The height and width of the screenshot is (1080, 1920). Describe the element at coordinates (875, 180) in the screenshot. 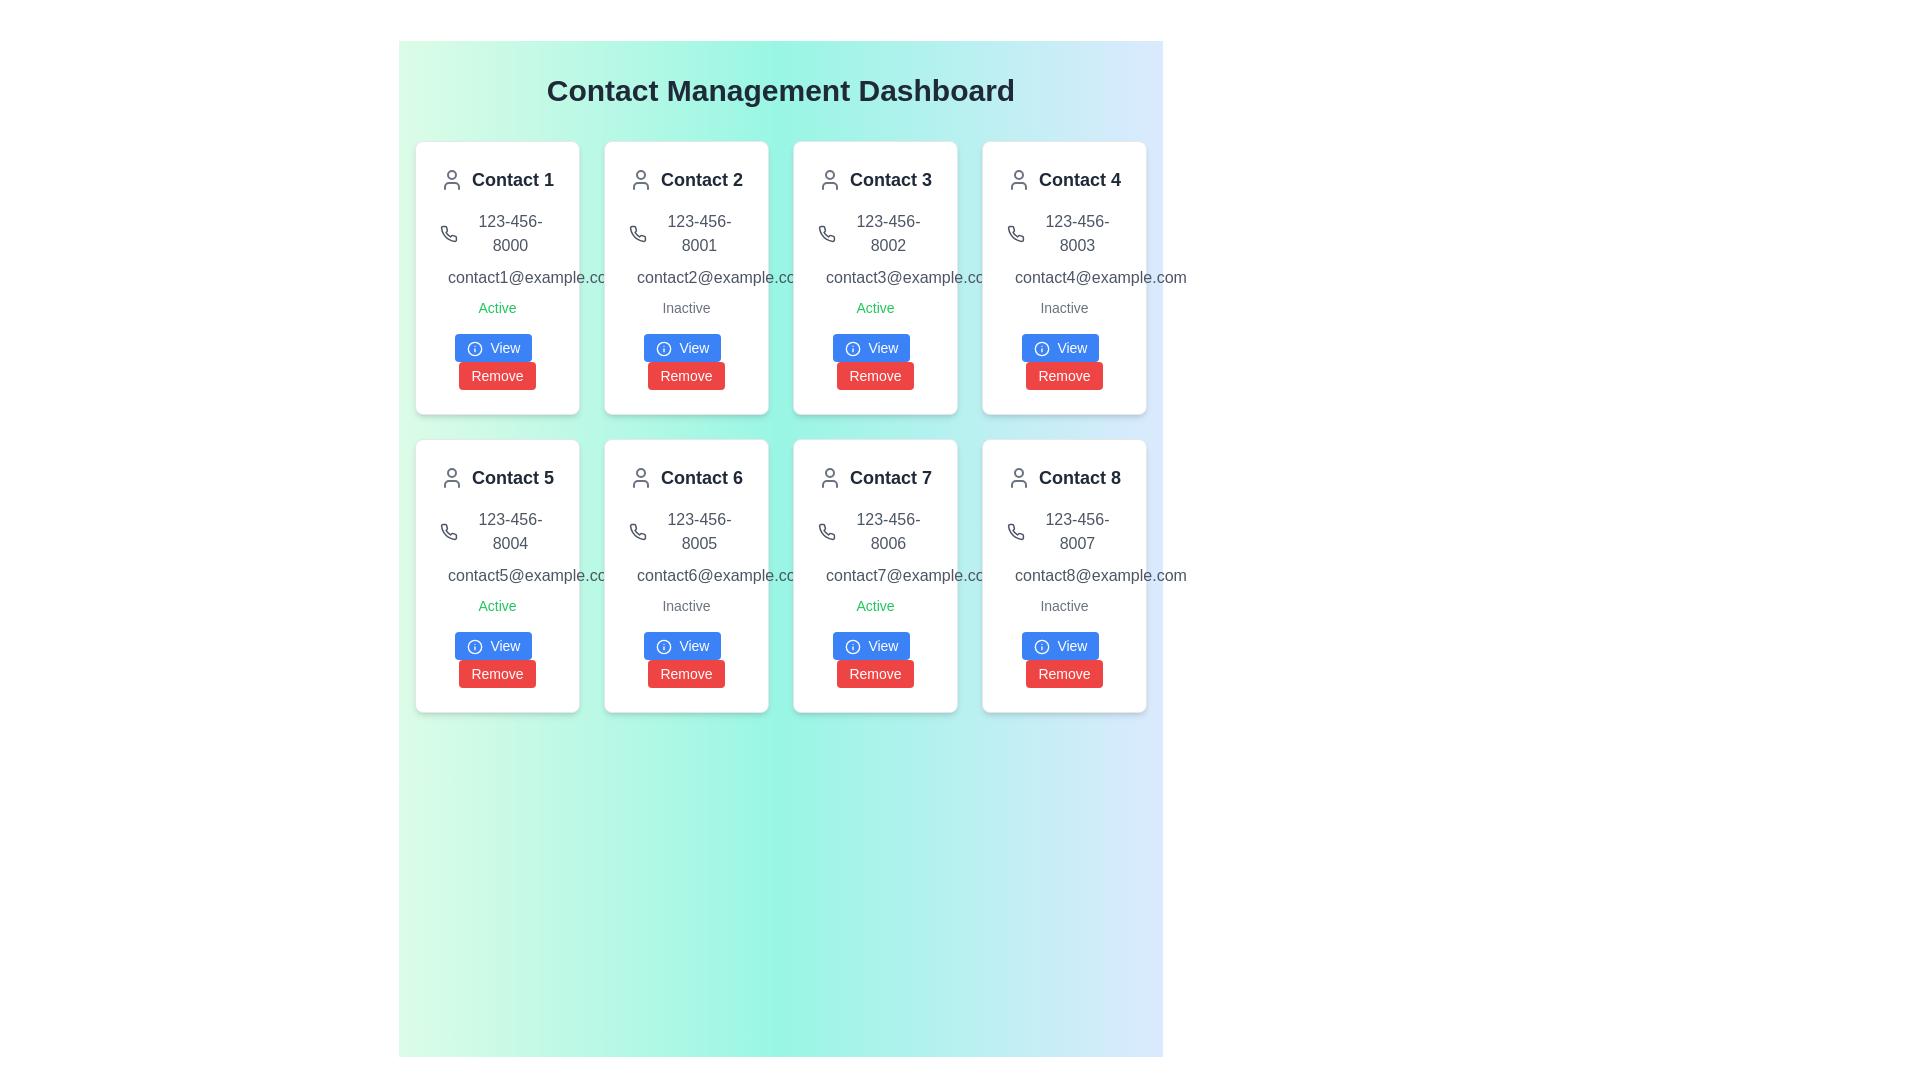

I see `the title or heading label for the contact details in the third card from the left in the first row of the grid layout, which serves as the main identifier for this card` at that location.